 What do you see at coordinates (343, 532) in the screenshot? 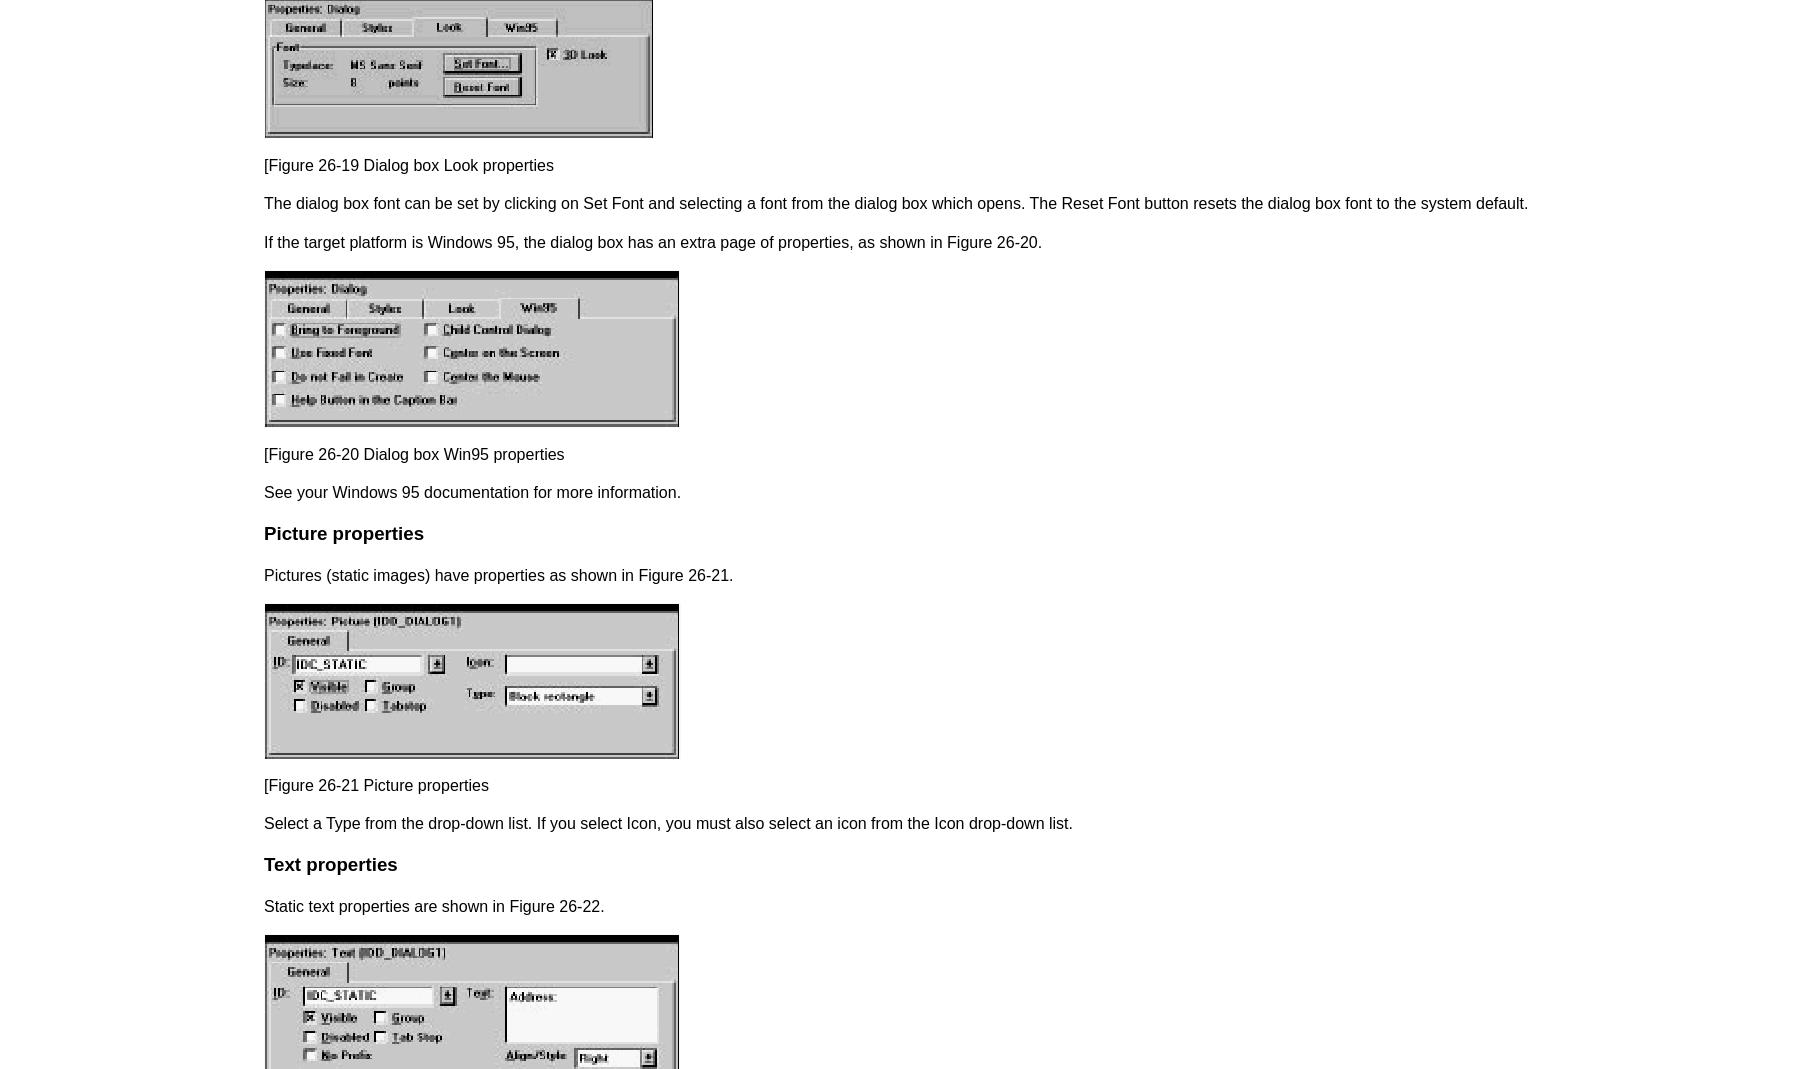
I see `'Picture properties'` at bounding box center [343, 532].